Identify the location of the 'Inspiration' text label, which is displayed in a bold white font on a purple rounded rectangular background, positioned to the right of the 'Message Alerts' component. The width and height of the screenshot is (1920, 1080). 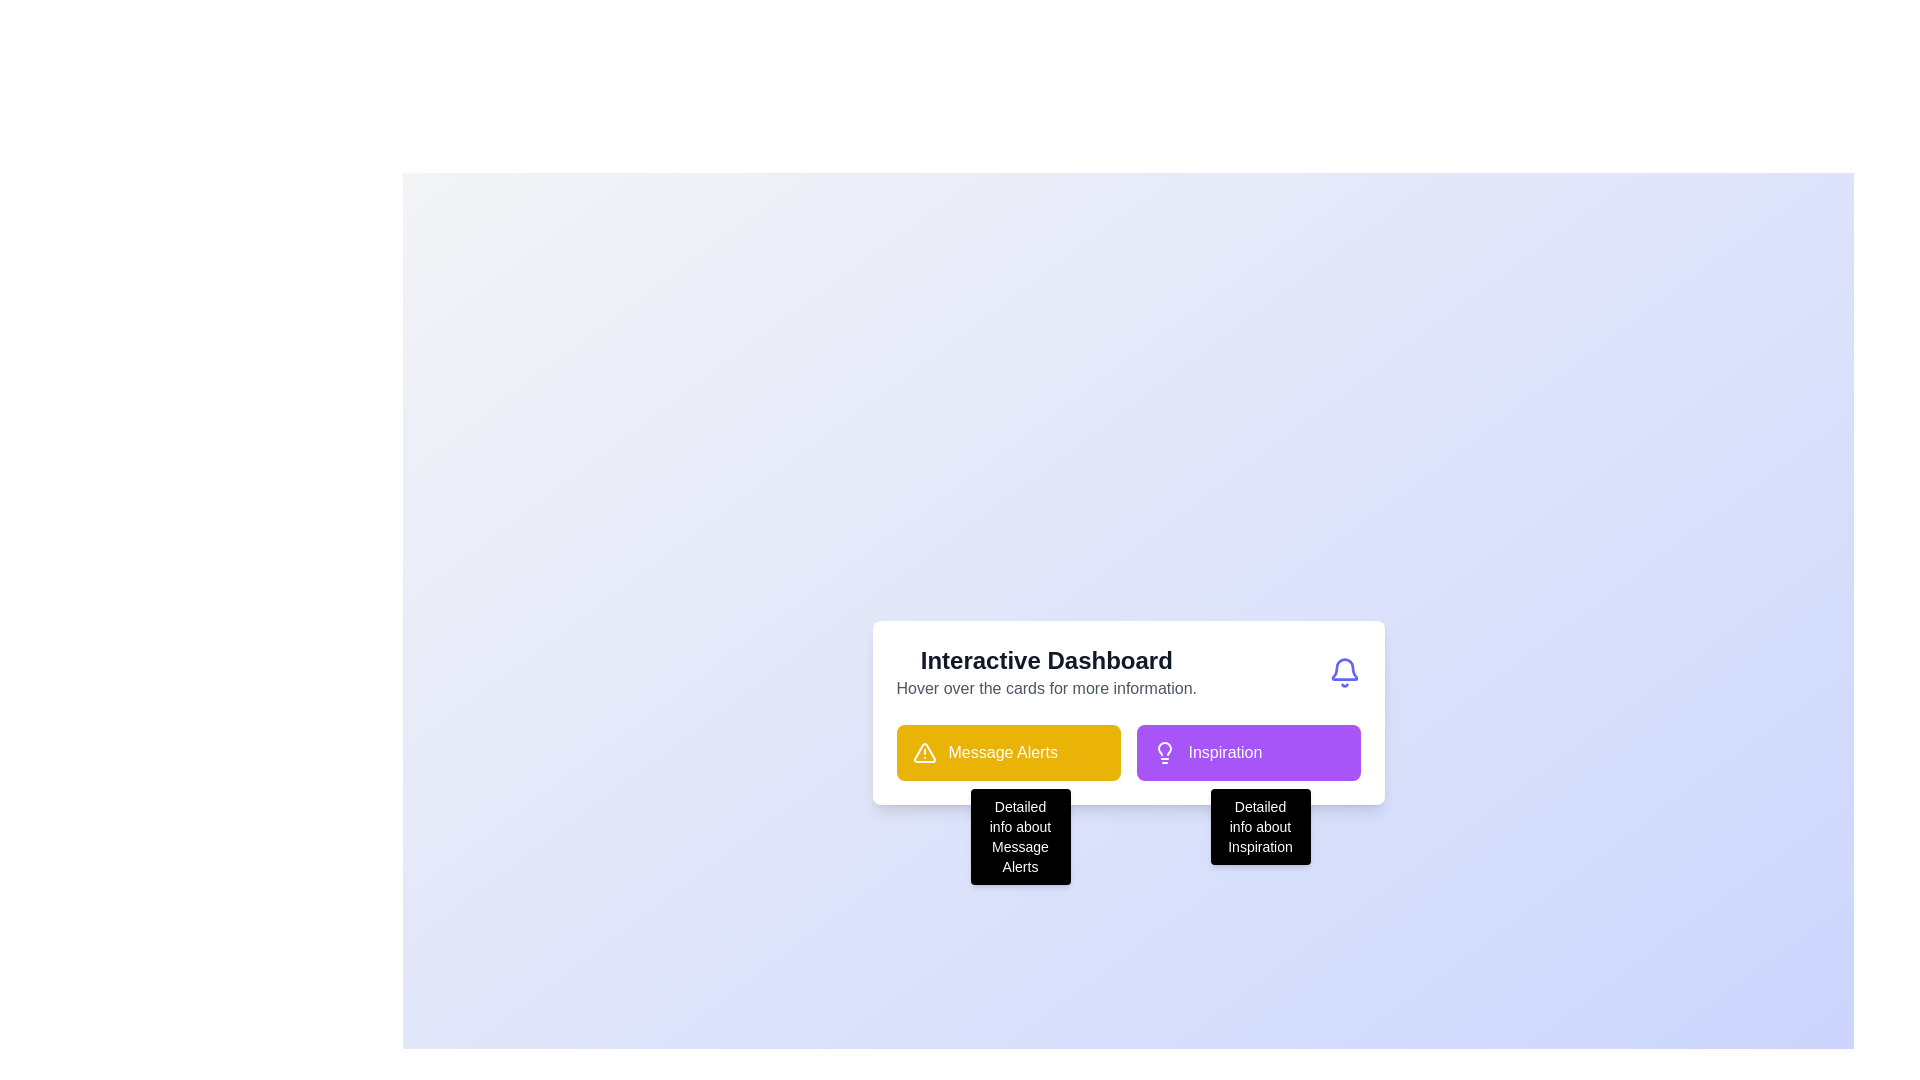
(1224, 752).